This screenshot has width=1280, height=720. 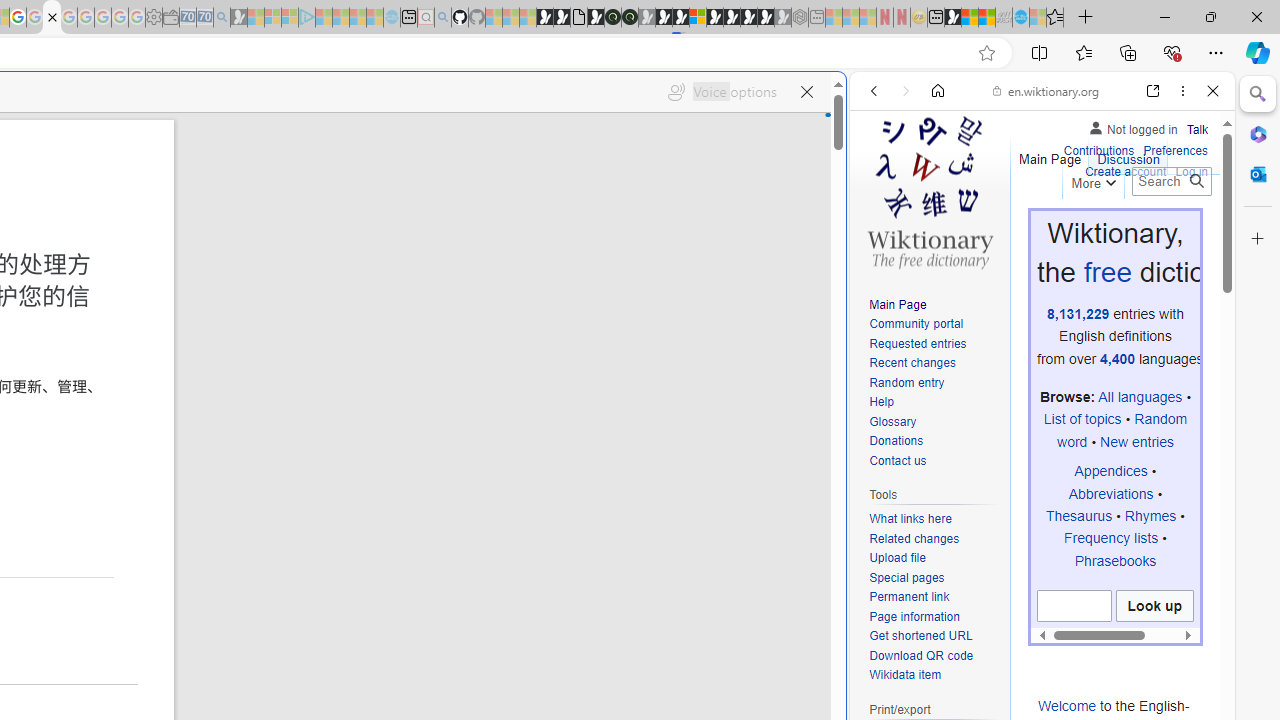 What do you see at coordinates (1128, 154) in the screenshot?
I see `'Discussion'` at bounding box center [1128, 154].